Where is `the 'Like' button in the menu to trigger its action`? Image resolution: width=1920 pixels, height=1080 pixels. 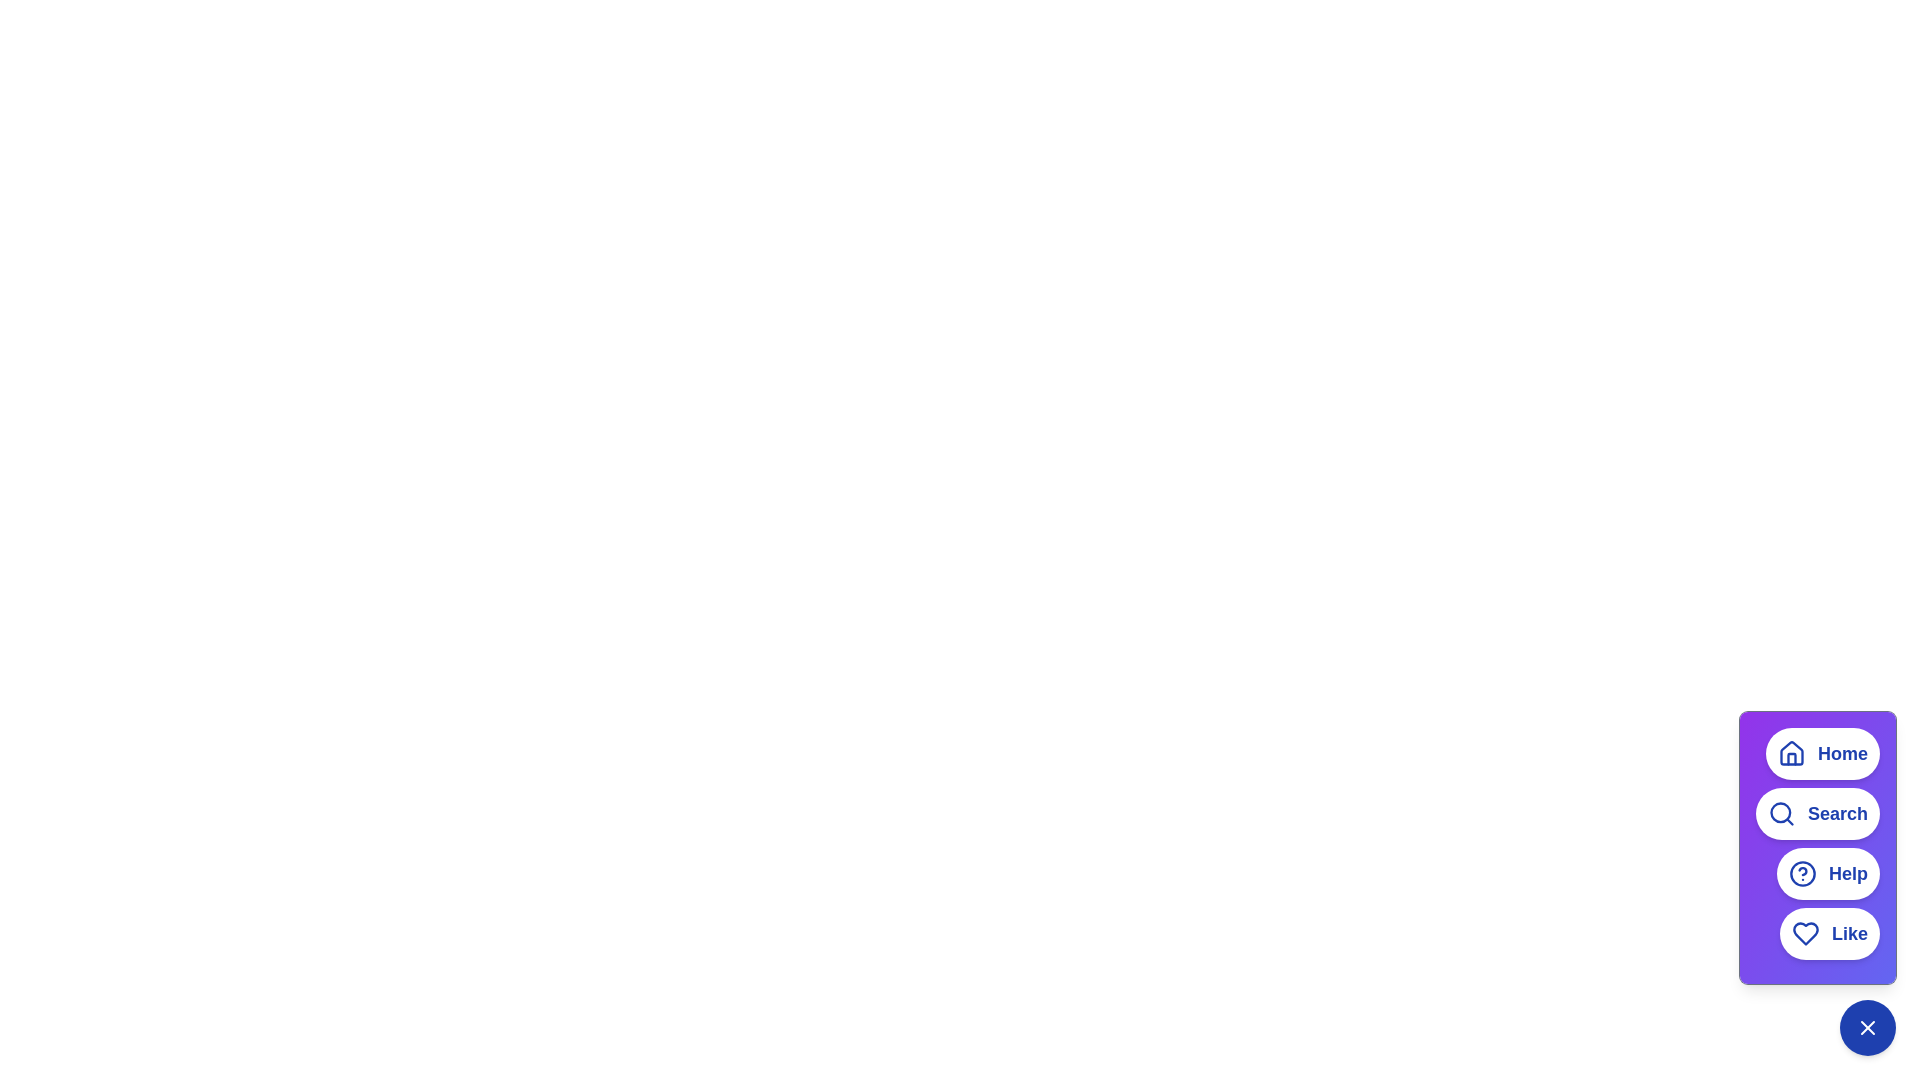 the 'Like' button in the menu to trigger its action is located at coordinates (1829, 933).